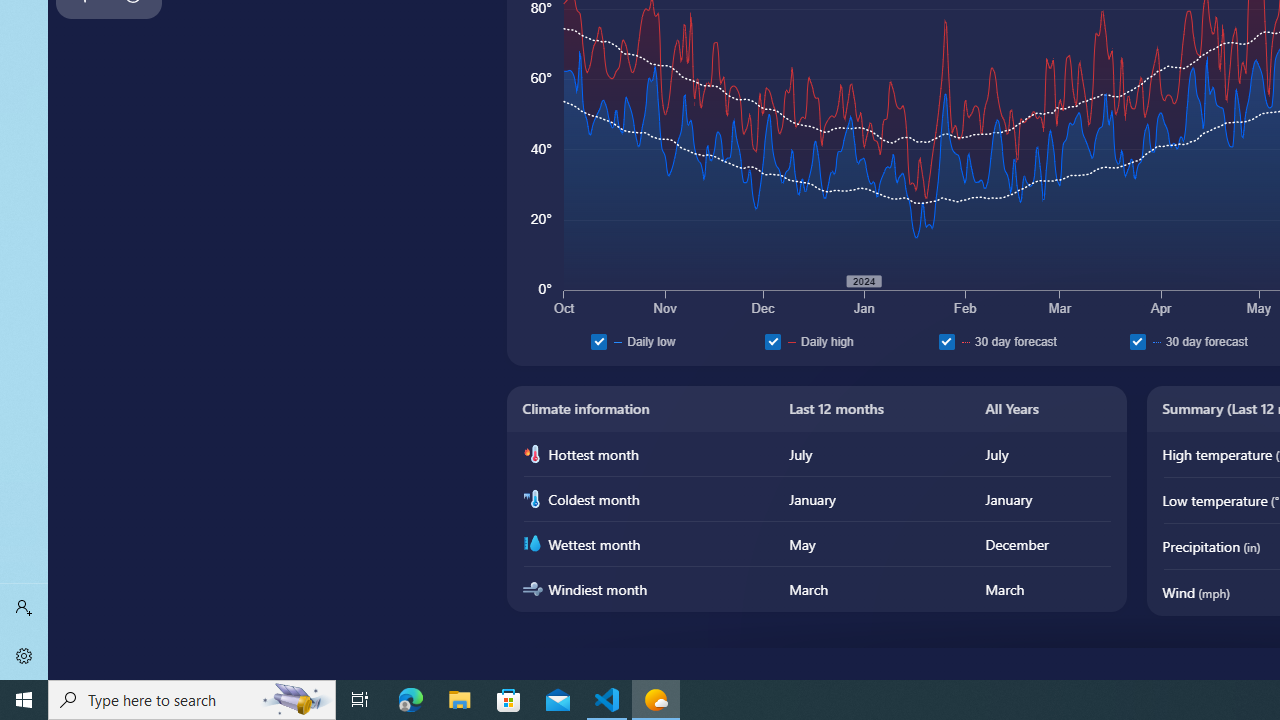 This screenshot has height=720, width=1280. I want to click on 'Weather - 1 running window', so click(656, 698).